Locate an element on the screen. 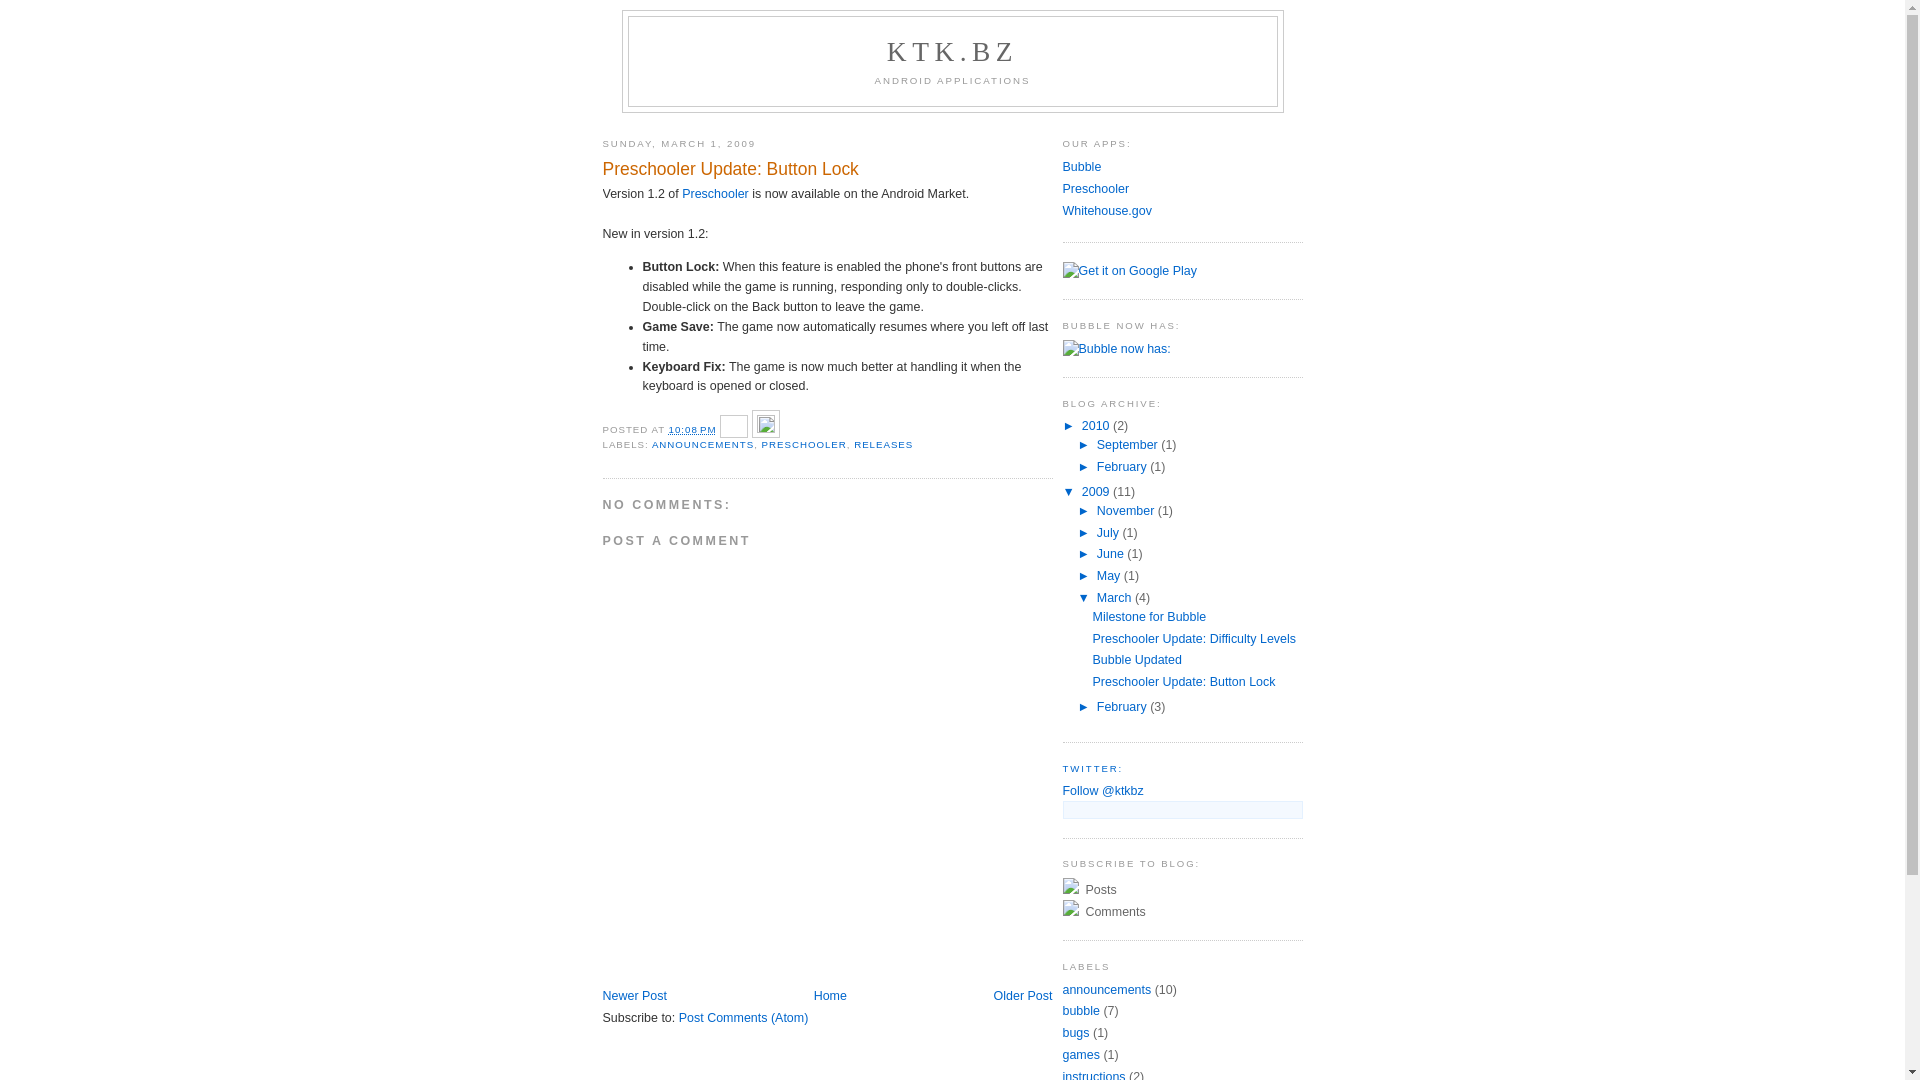  'Milestone for Bubble' is located at coordinates (1148, 616).